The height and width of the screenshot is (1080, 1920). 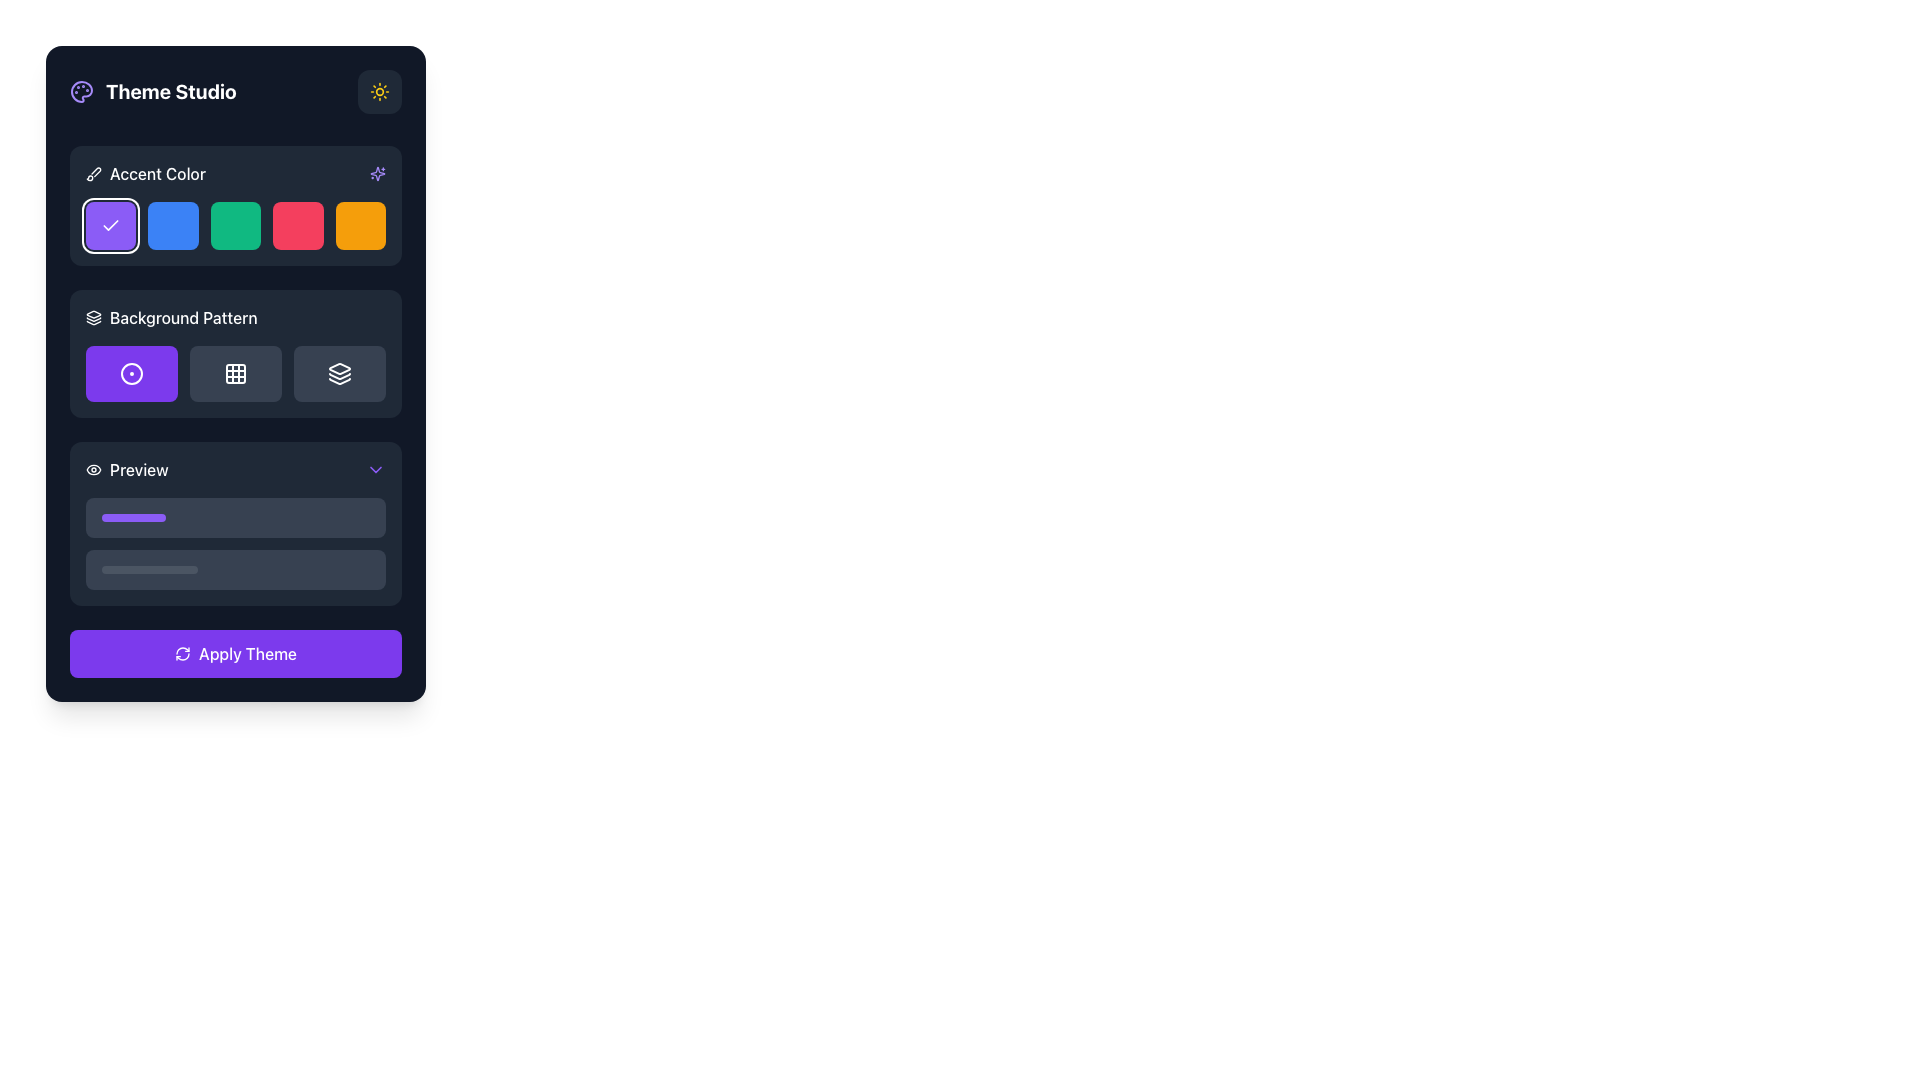 I want to click on the circular icon with a smaller filled circle in its center, located in the 'Background Pattern' section below the 'Accent Color' section for accessibility purposes, so click(x=131, y=374).